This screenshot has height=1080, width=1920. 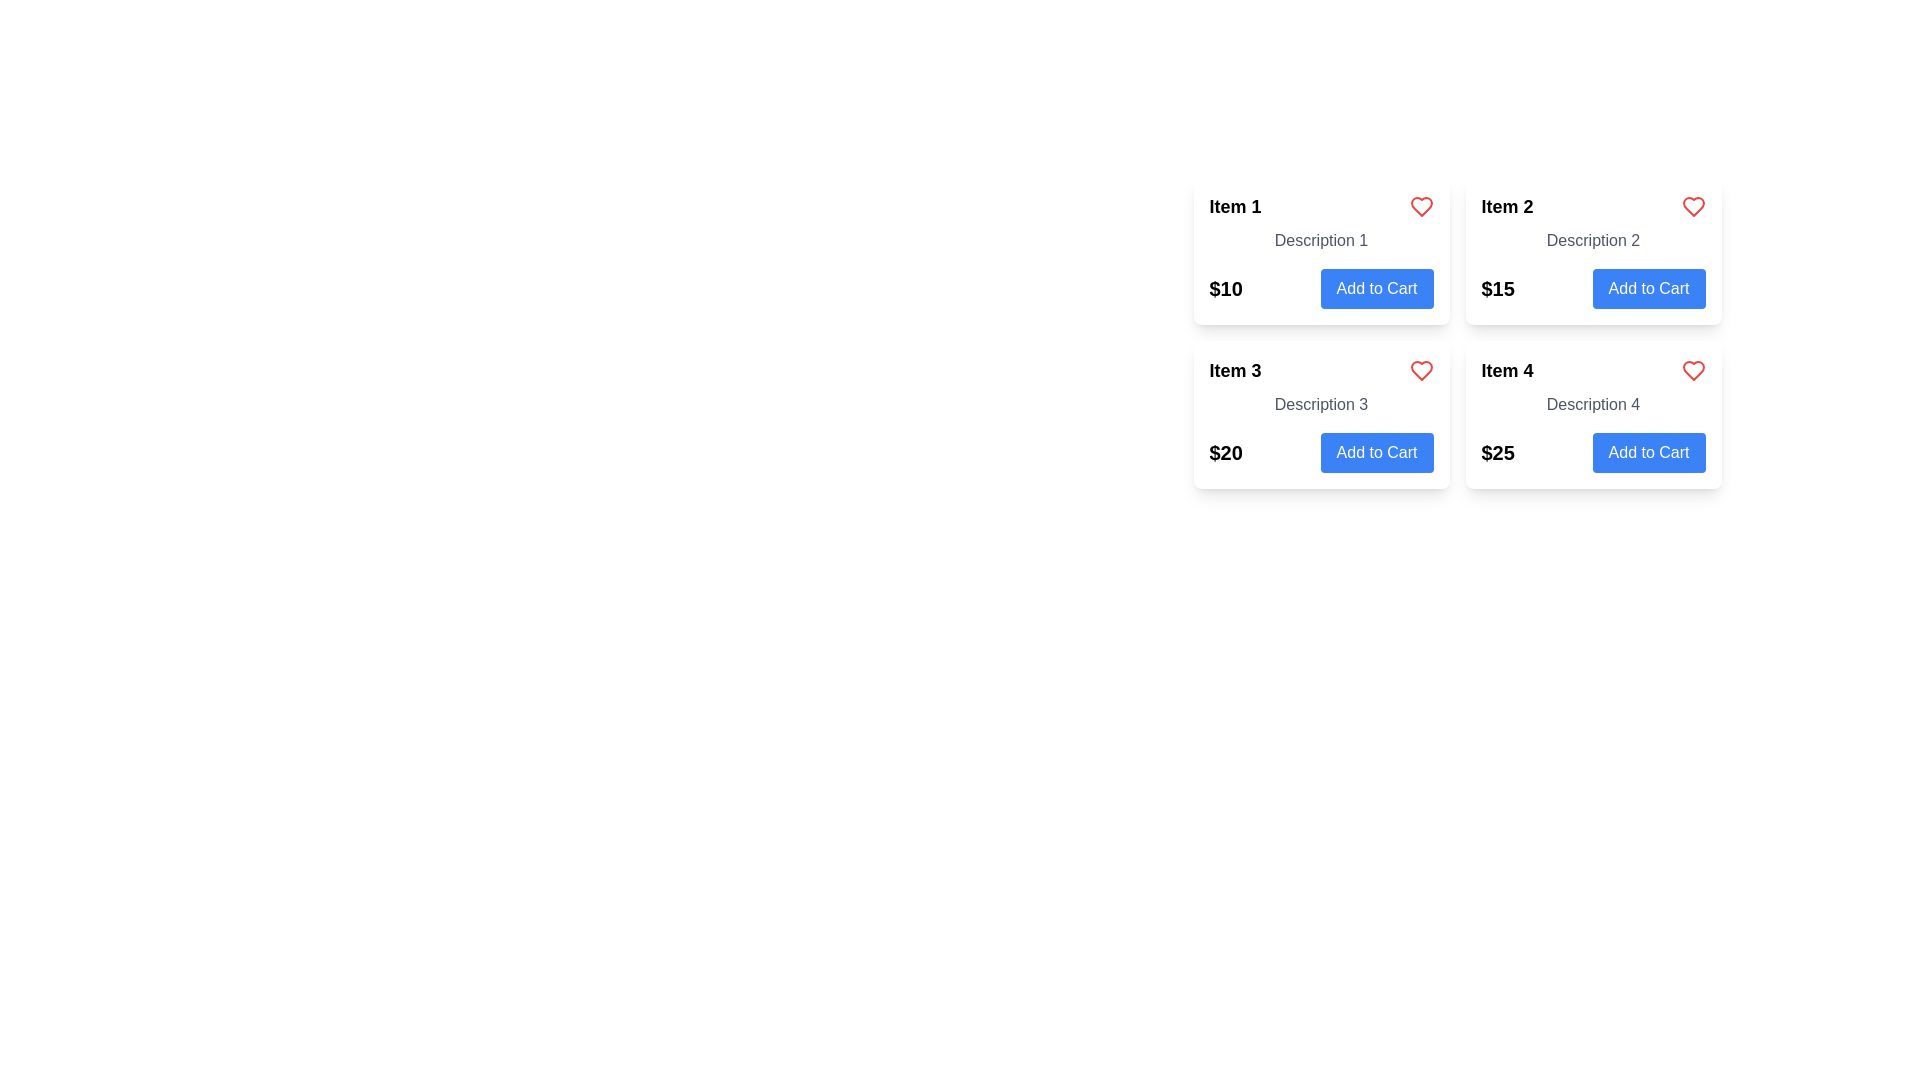 I want to click on the Text label displaying 'Description 3' in medium gray color, centrally aligned within the third card of the second row in the grid layout, so click(x=1321, y=405).